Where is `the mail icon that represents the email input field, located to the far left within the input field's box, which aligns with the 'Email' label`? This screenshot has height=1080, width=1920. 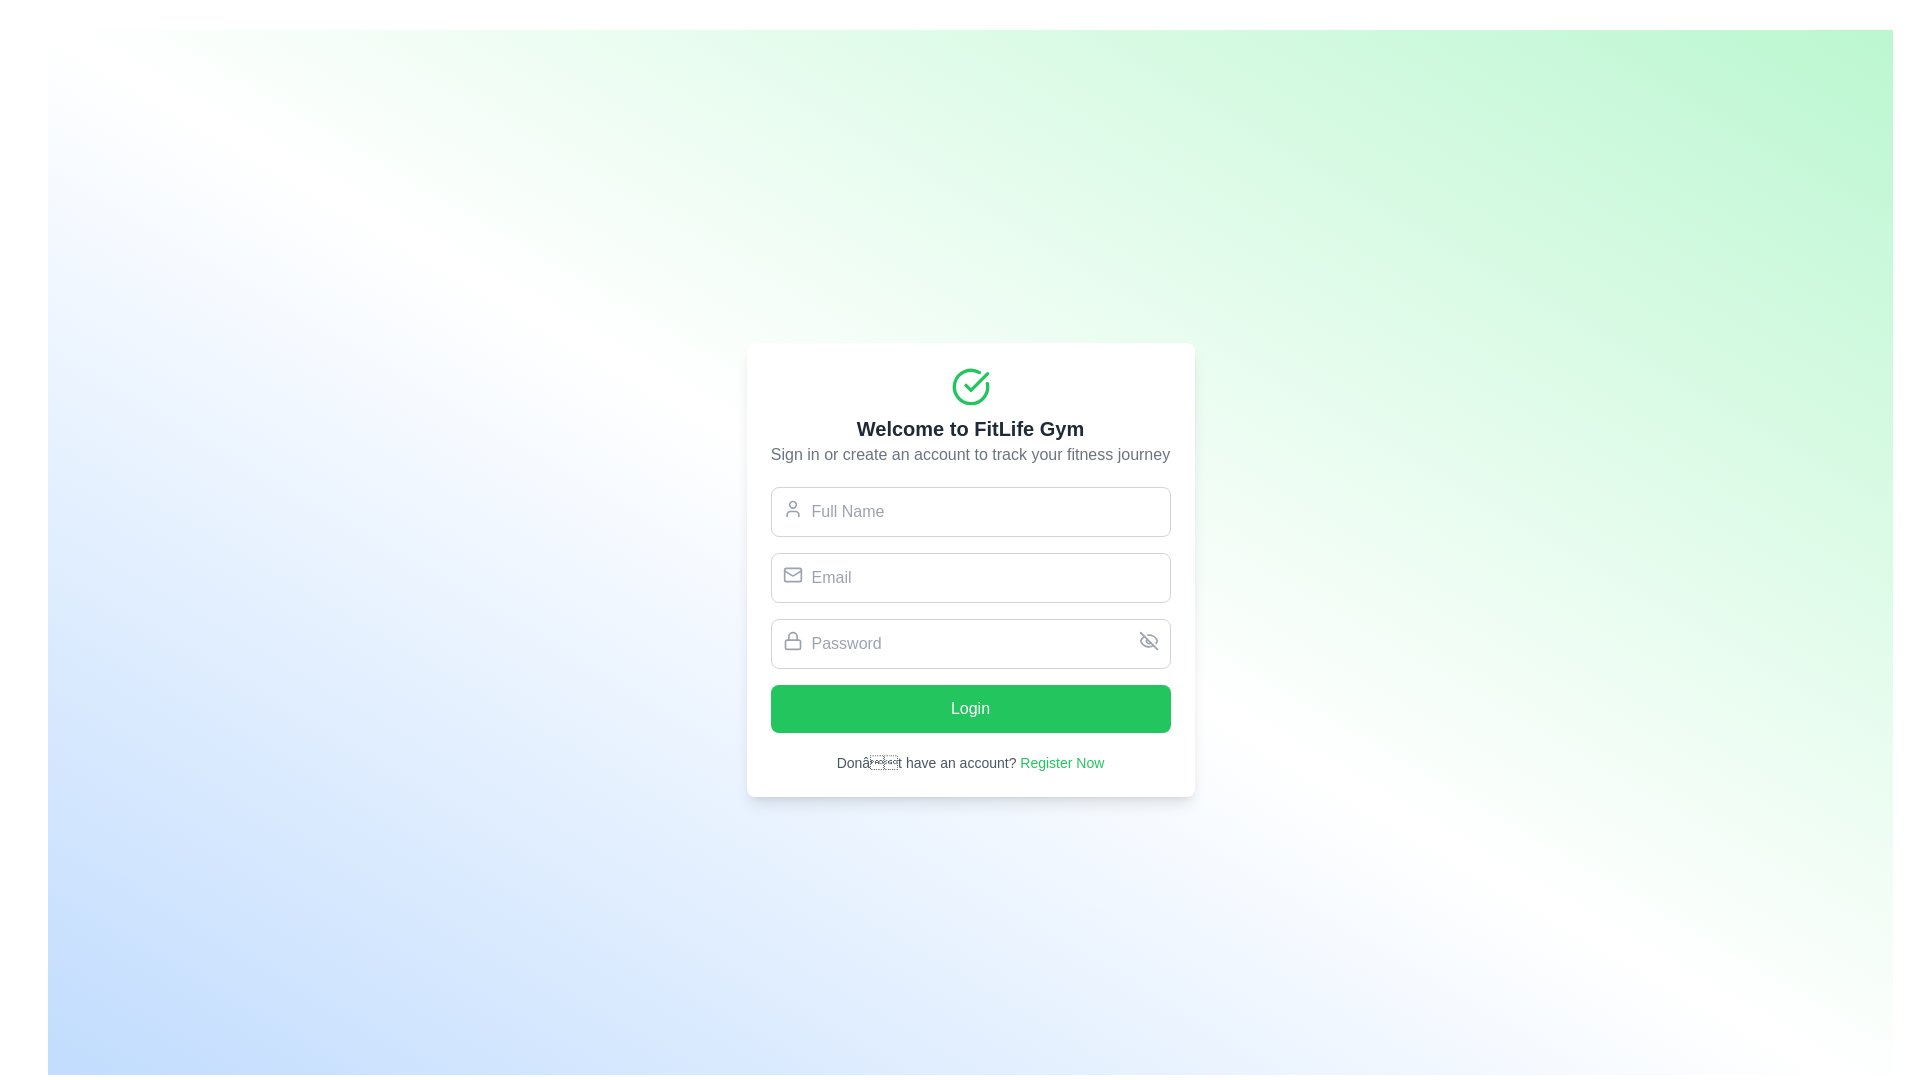 the mail icon that represents the email input field, located to the far left within the input field's box, which aligns with the 'Email' label is located at coordinates (791, 574).